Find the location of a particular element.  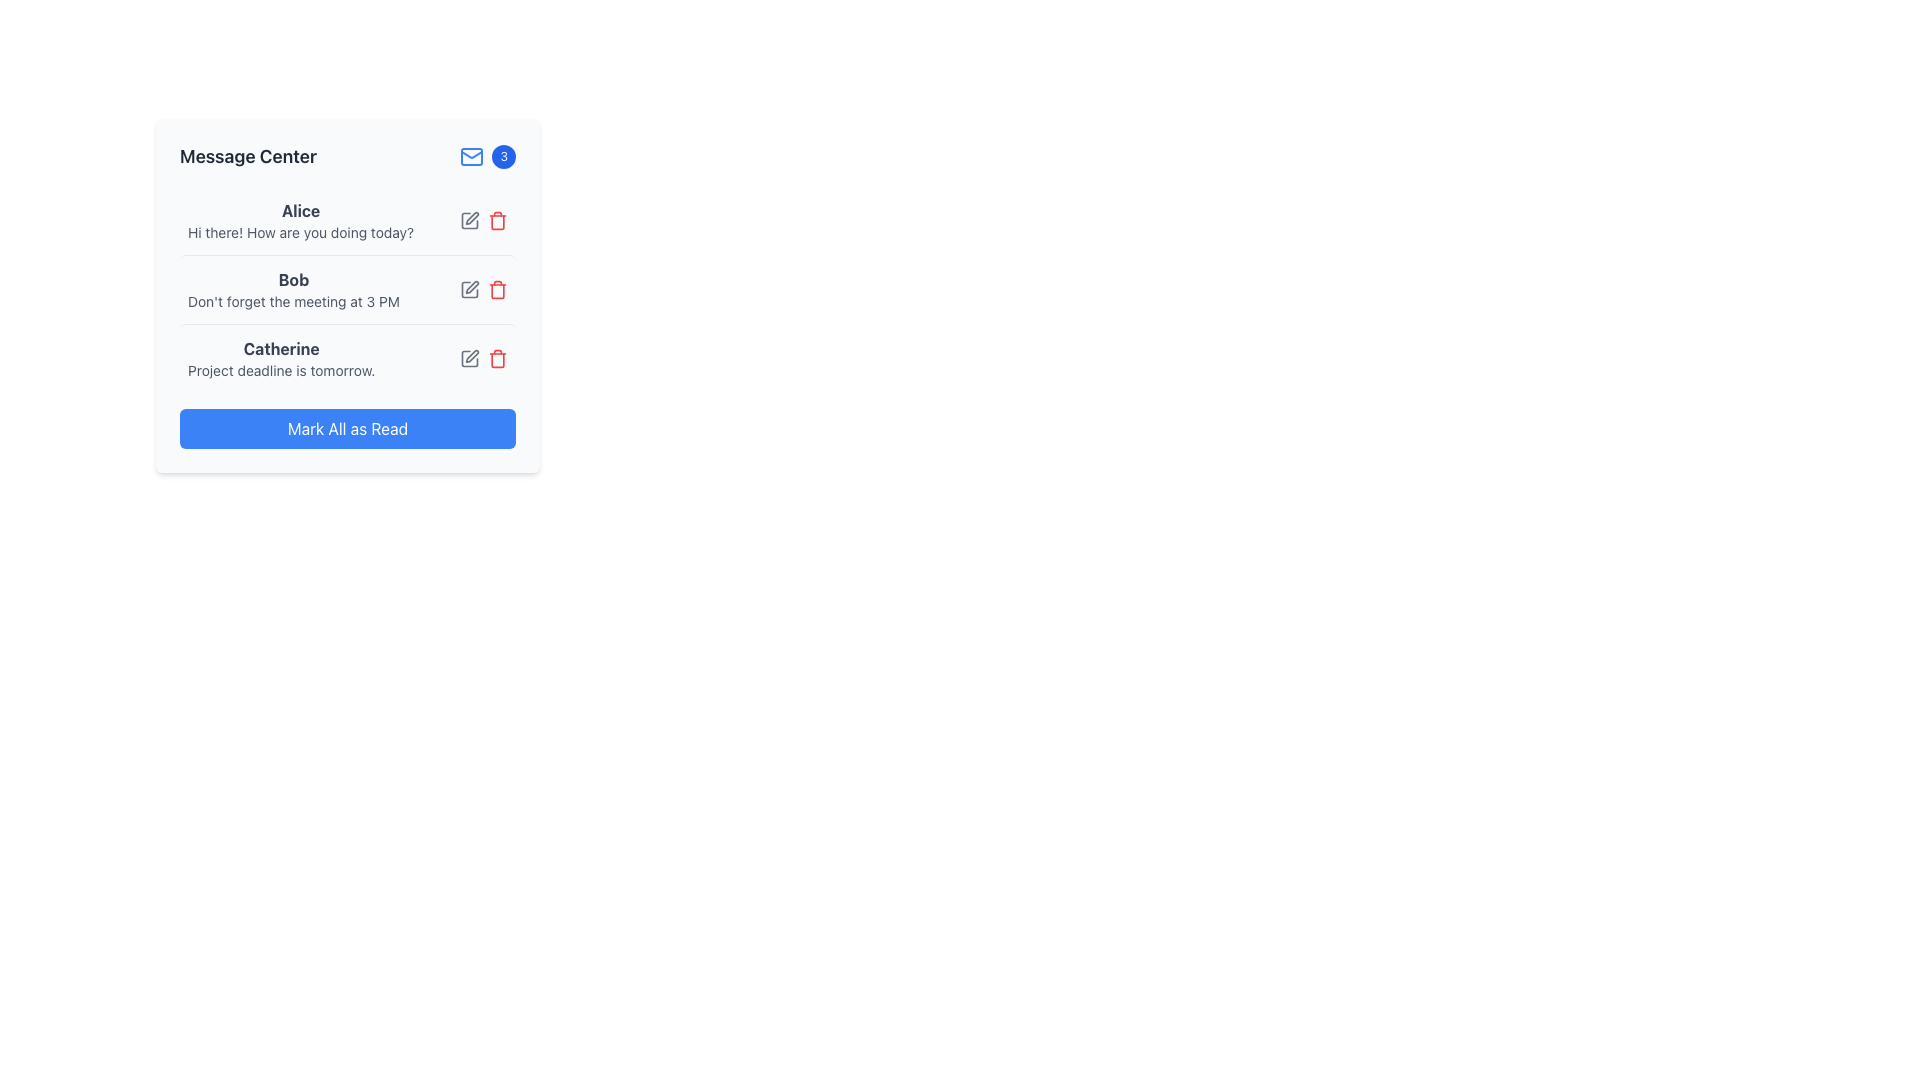

text element displaying the message "Don't forget the meeting at 3 PM," which is the second message in the Message Center, located below the bold name label "Bob." is located at coordinates (292, 301).